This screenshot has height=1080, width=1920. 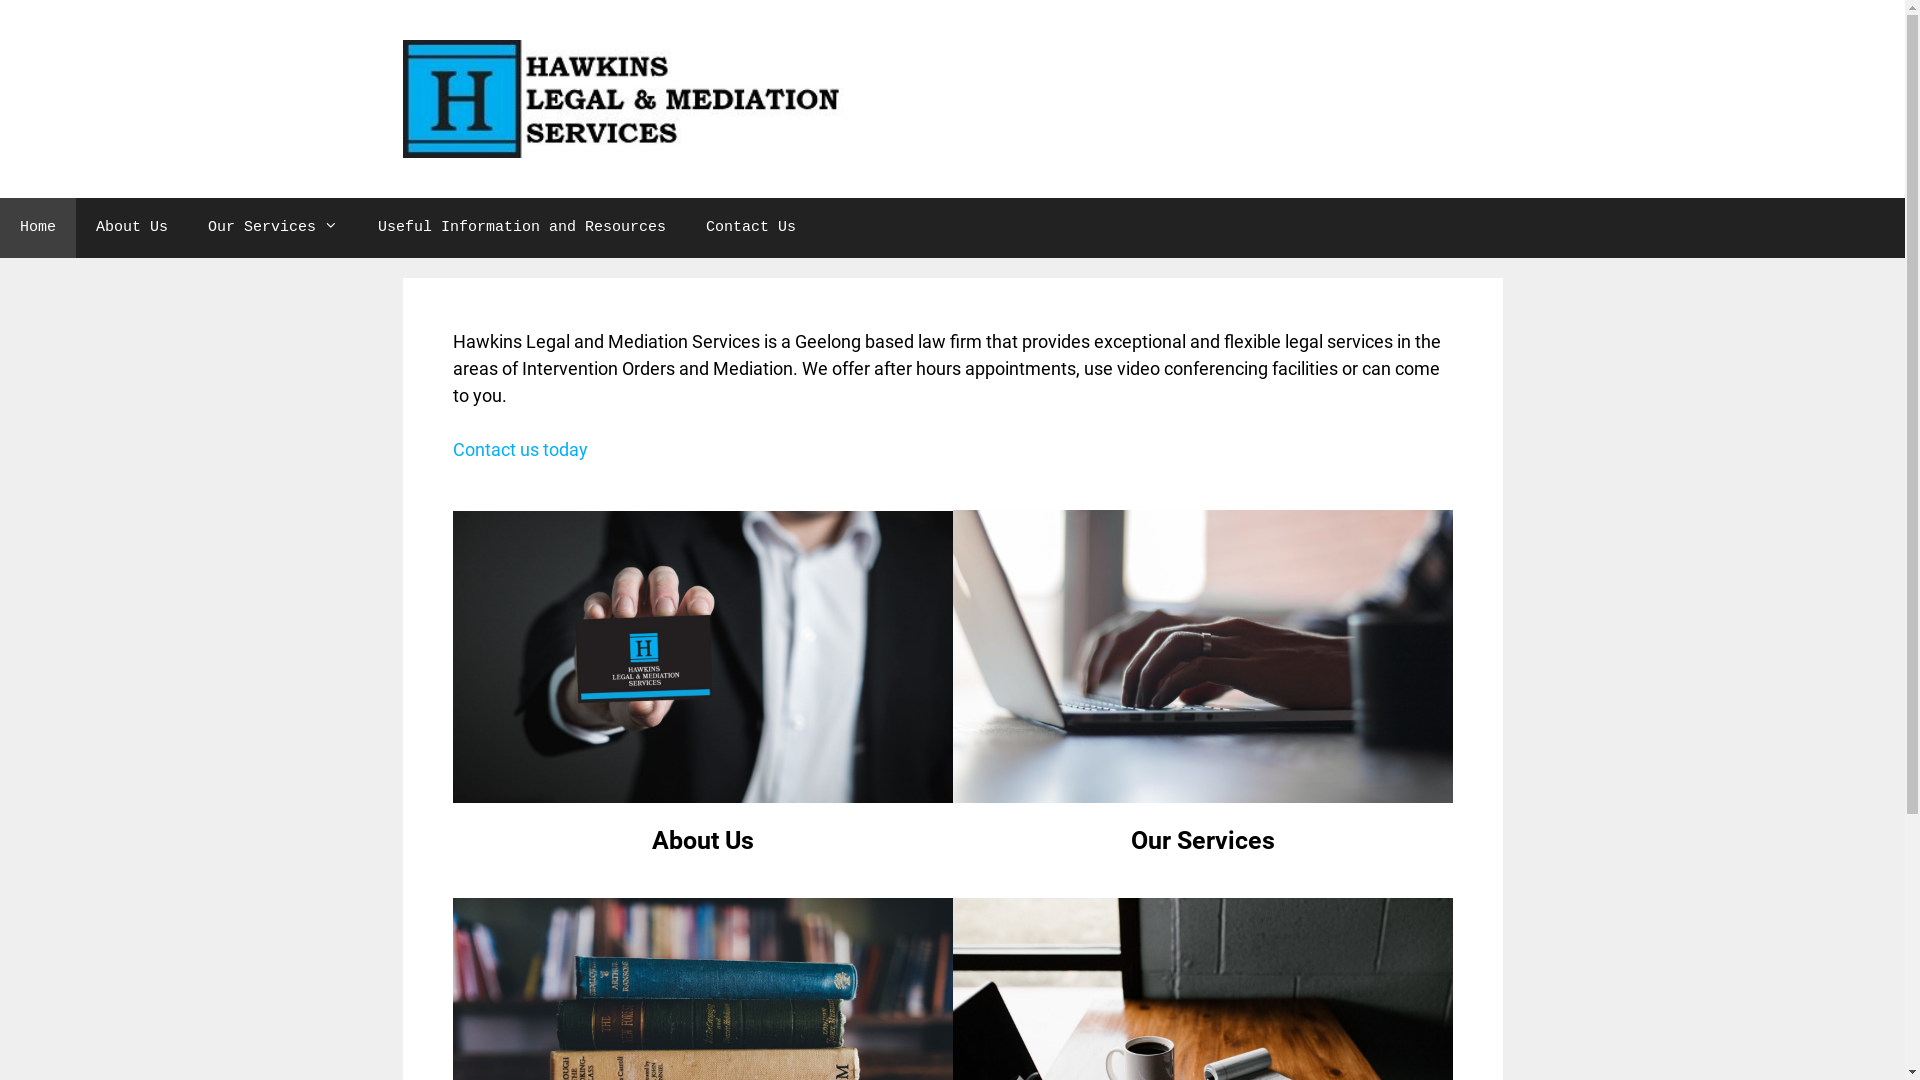 I want to click on 'Contact us today', so click(x=519, y=448).